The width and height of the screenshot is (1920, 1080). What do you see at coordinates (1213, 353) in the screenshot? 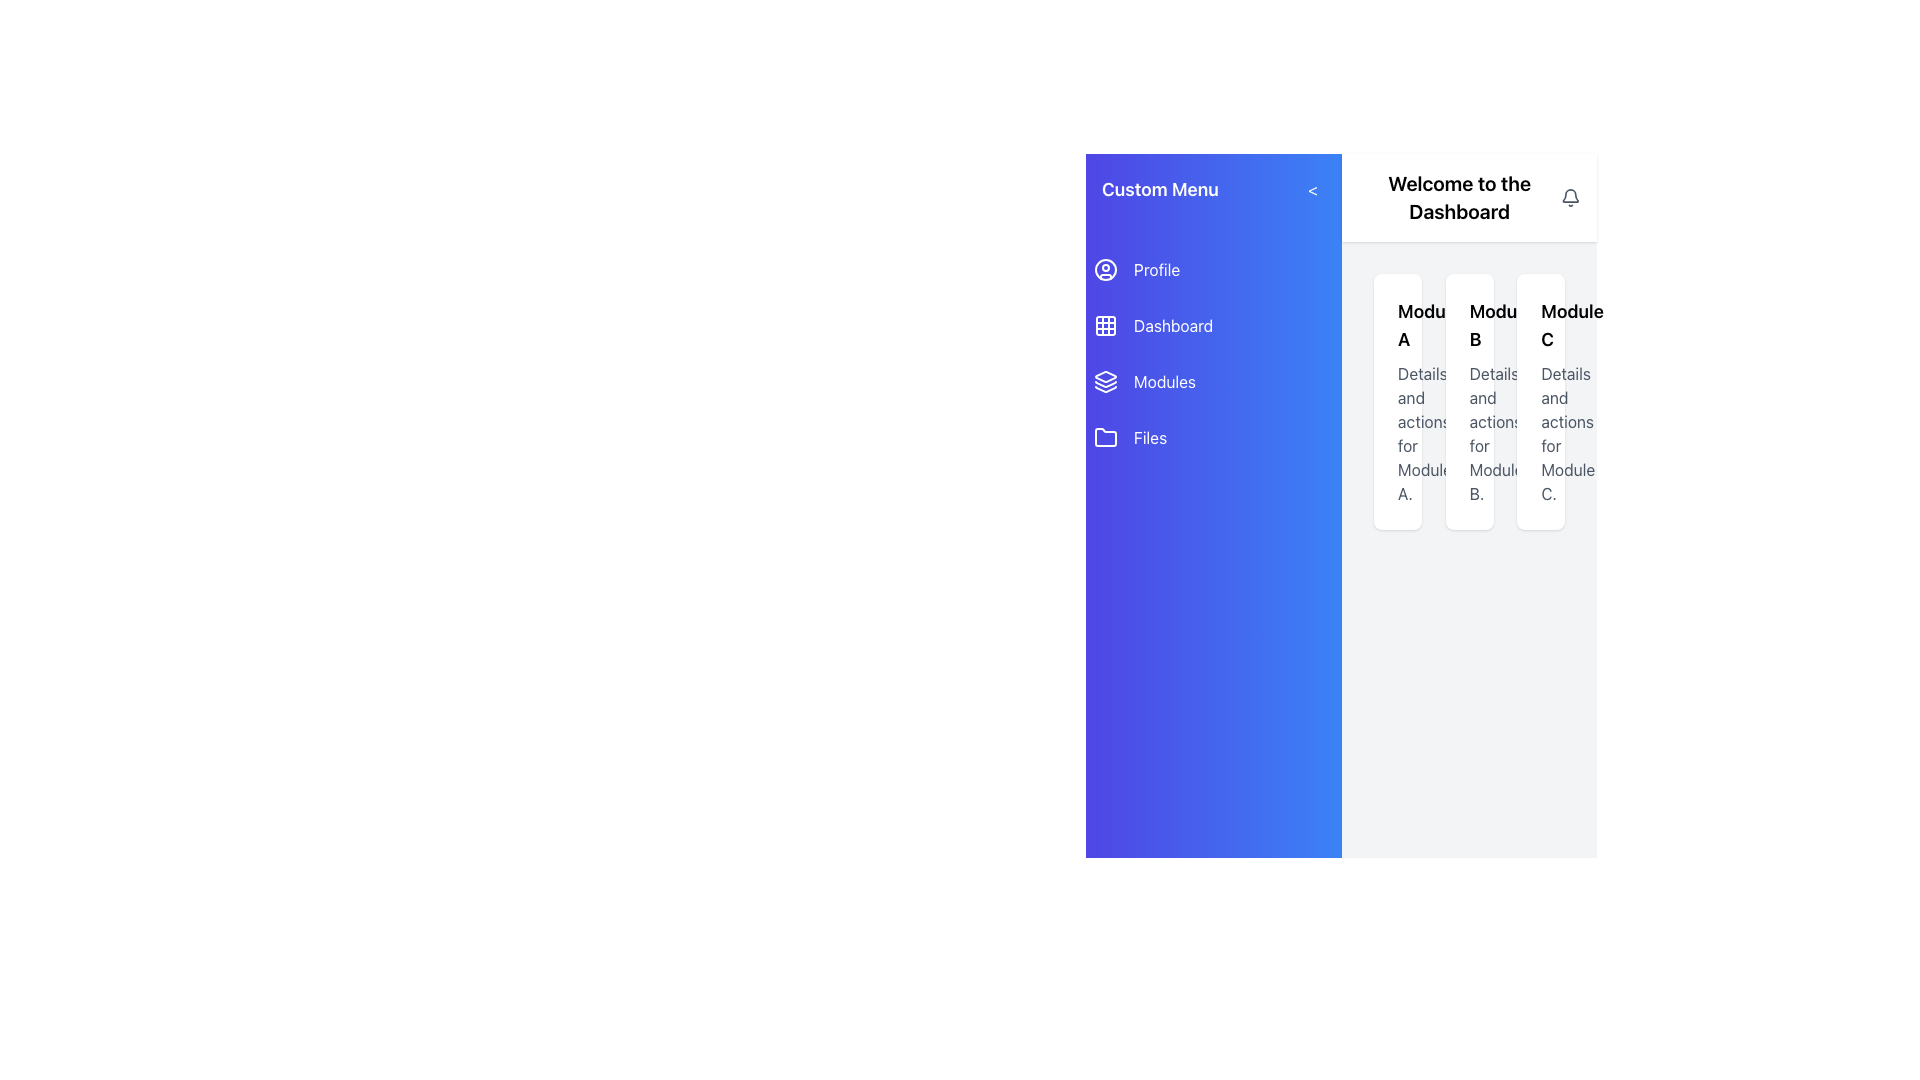
I see `the 'Dashboard' menu item in the vertical menu section on the left panel` at bounding box center [1213, 353].